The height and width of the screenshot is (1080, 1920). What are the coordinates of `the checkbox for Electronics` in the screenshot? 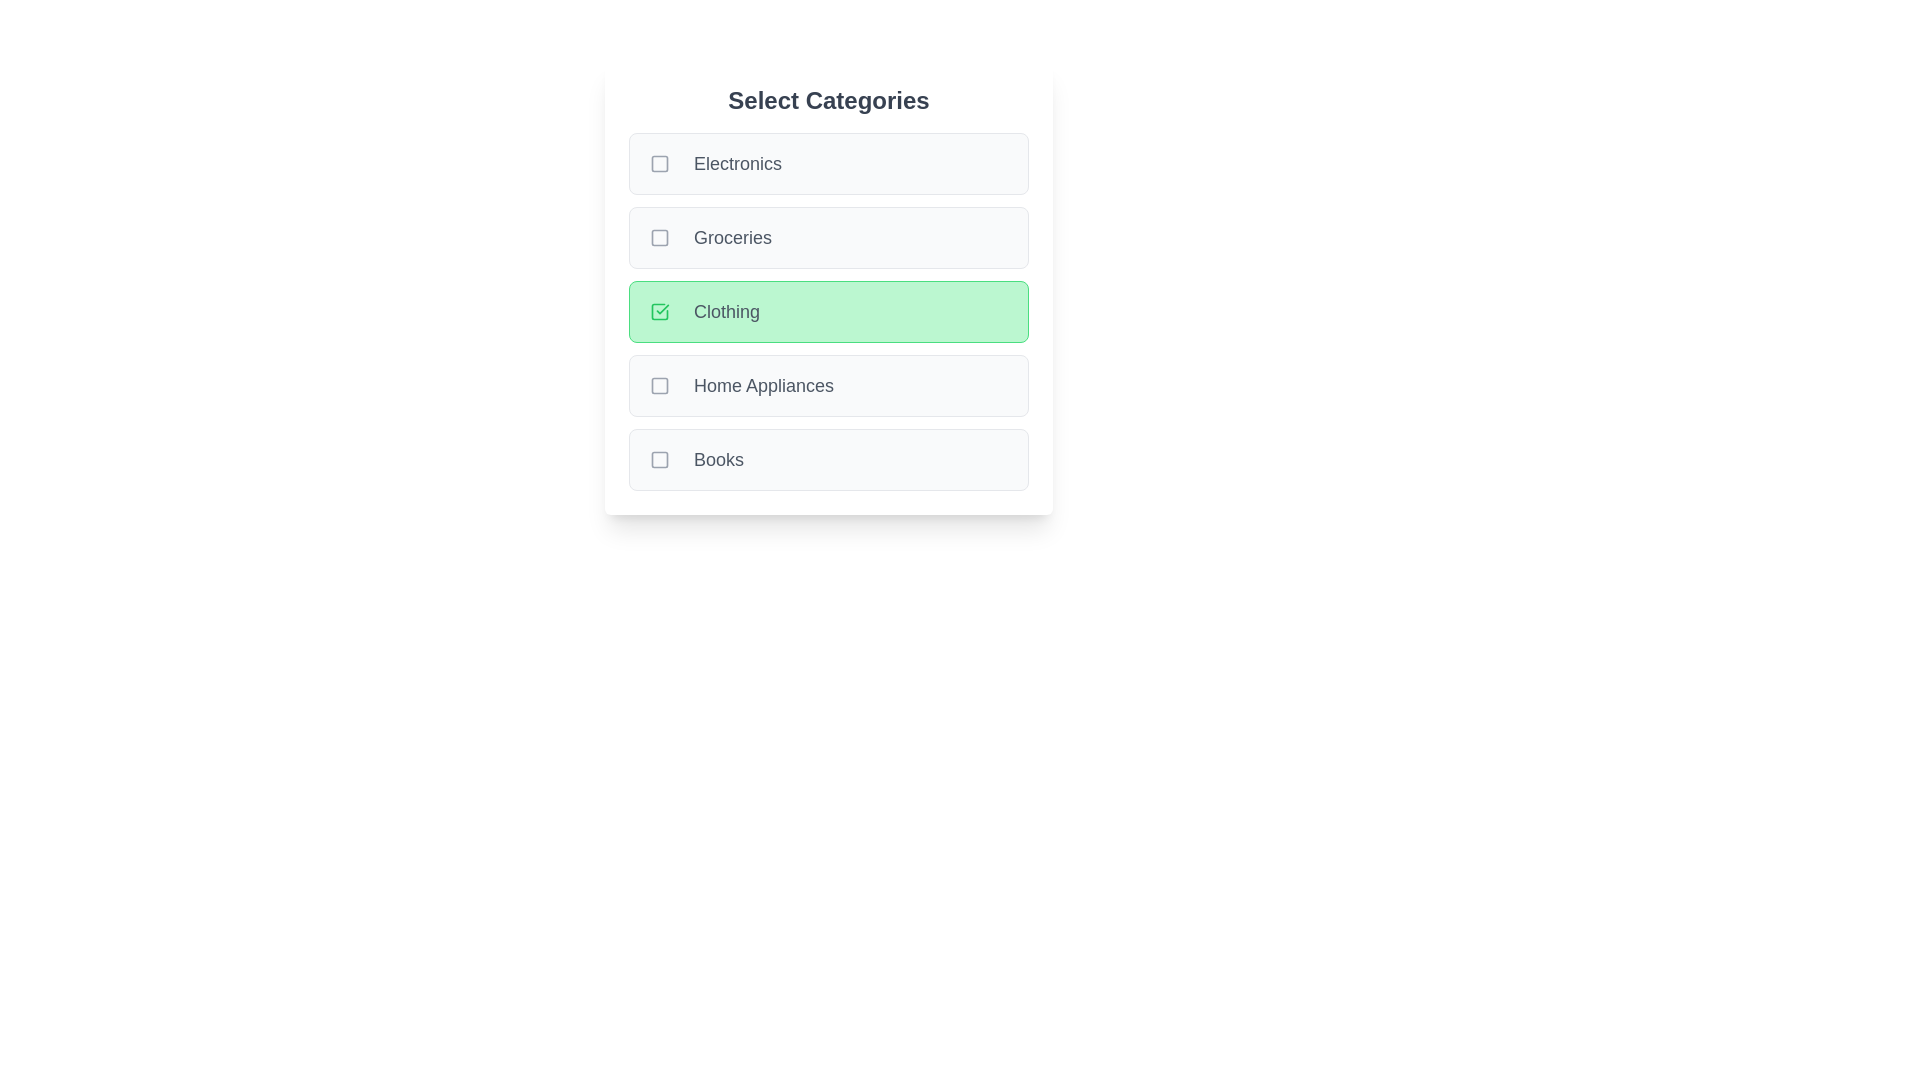 It's located at (660, 163).